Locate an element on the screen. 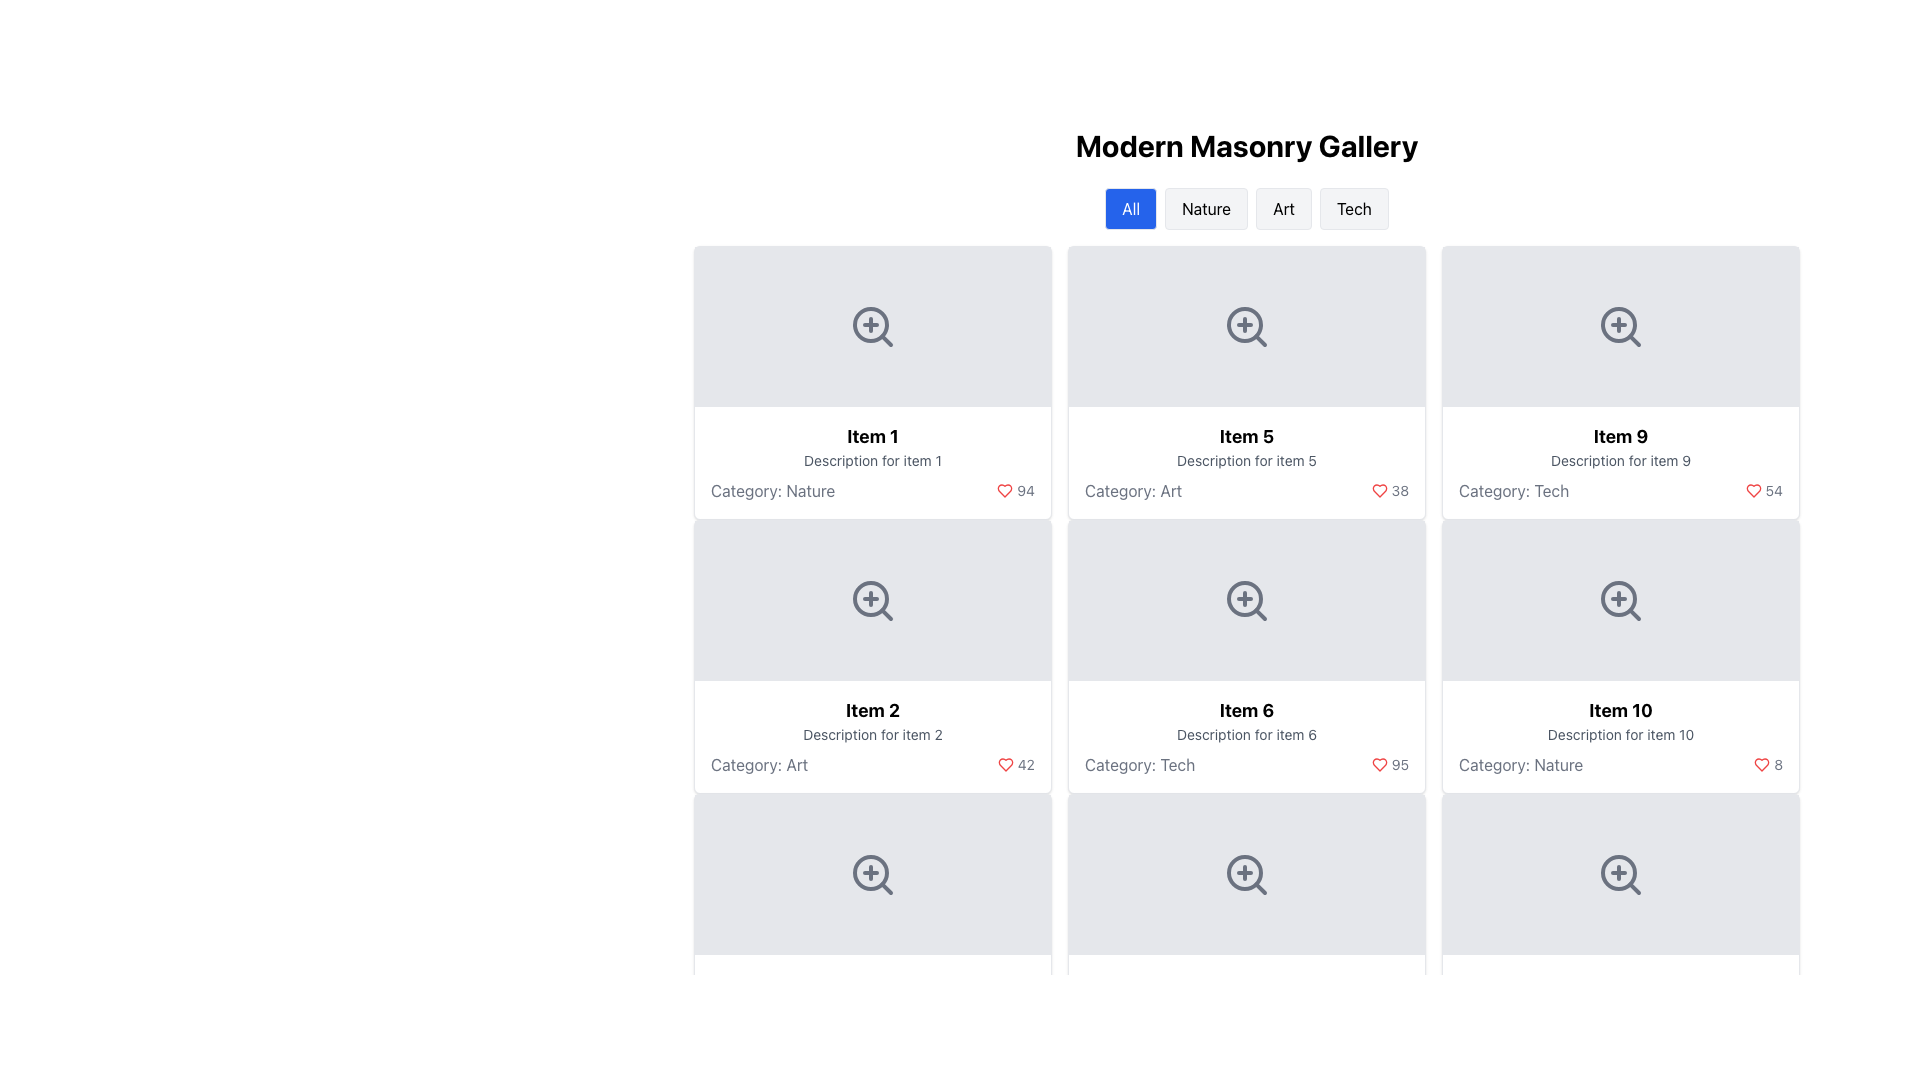  the red heart icon with the number '42' located in the bottom right corner of the card labeled 'Item 2' under 'Category: Art' is located at coordinates (1016, 764).